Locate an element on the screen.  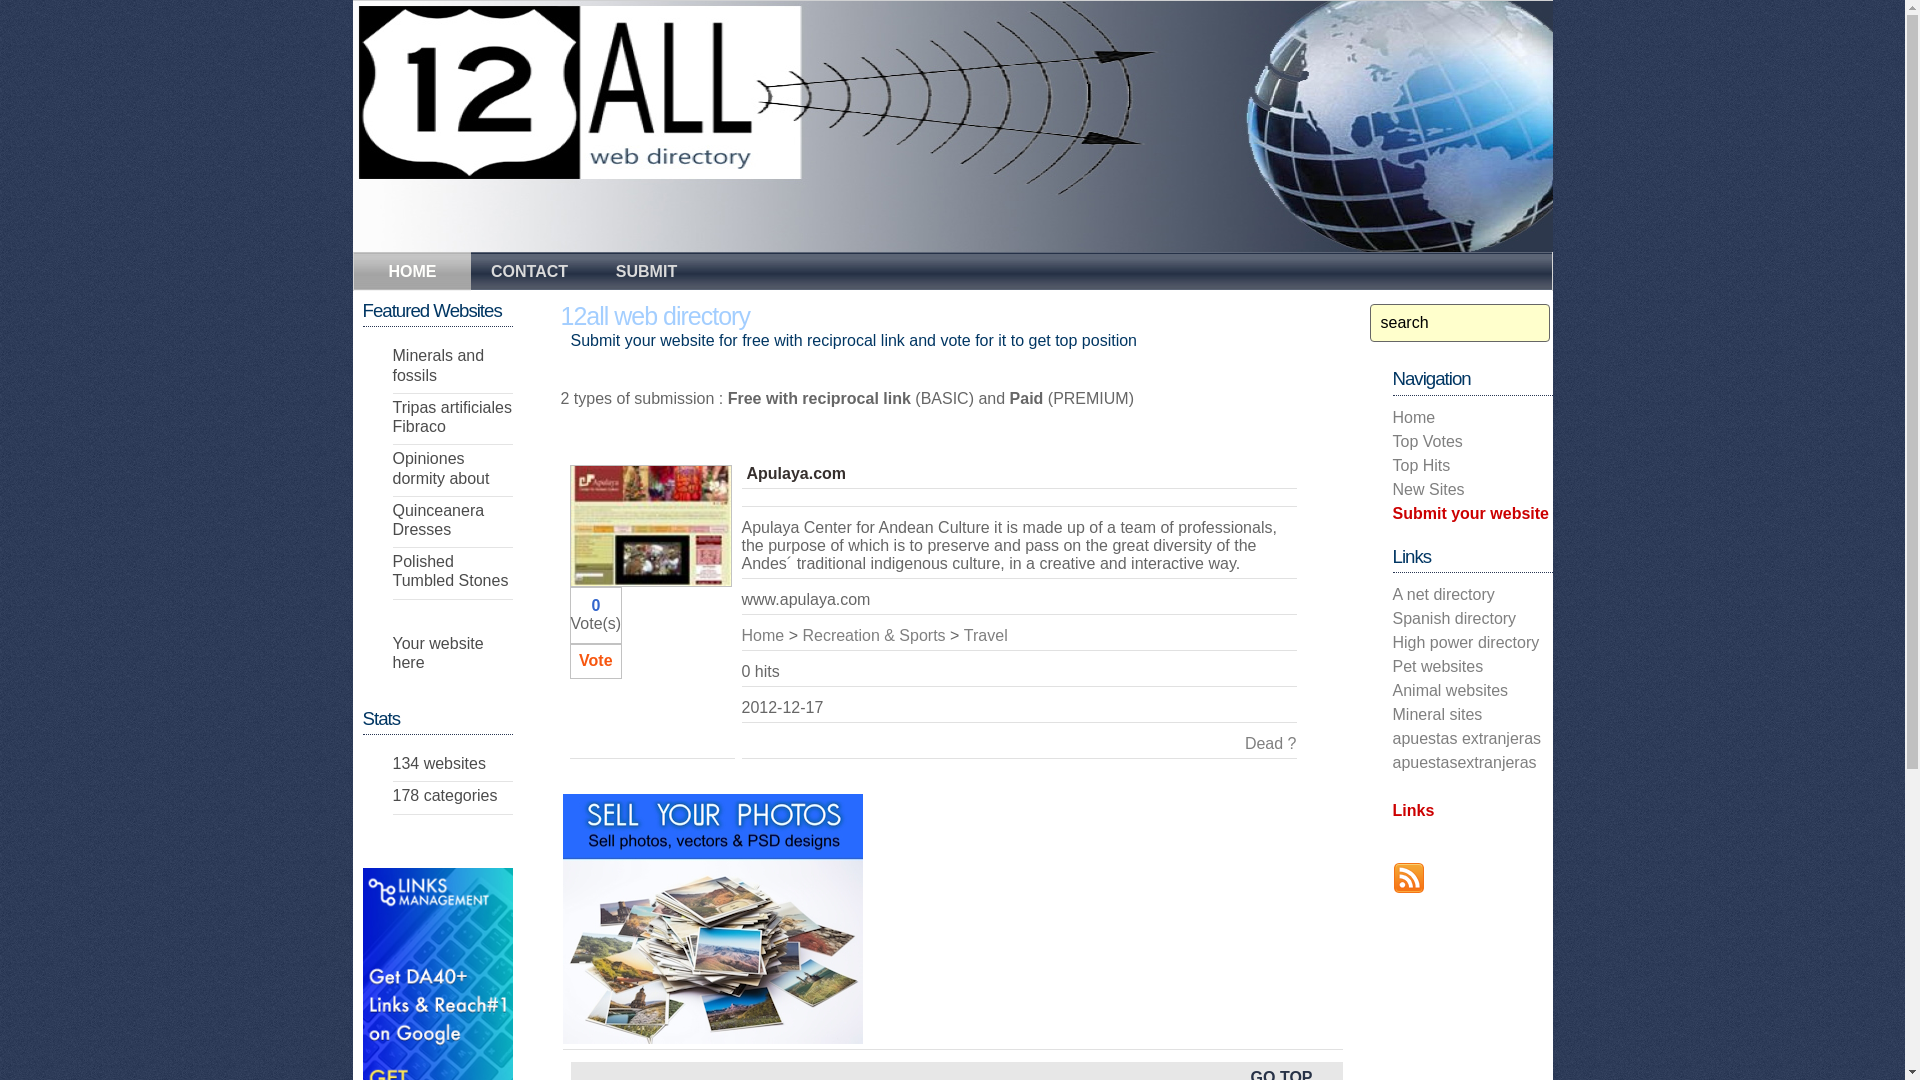
'Top Votes' is located at coordinates (1425, 440).